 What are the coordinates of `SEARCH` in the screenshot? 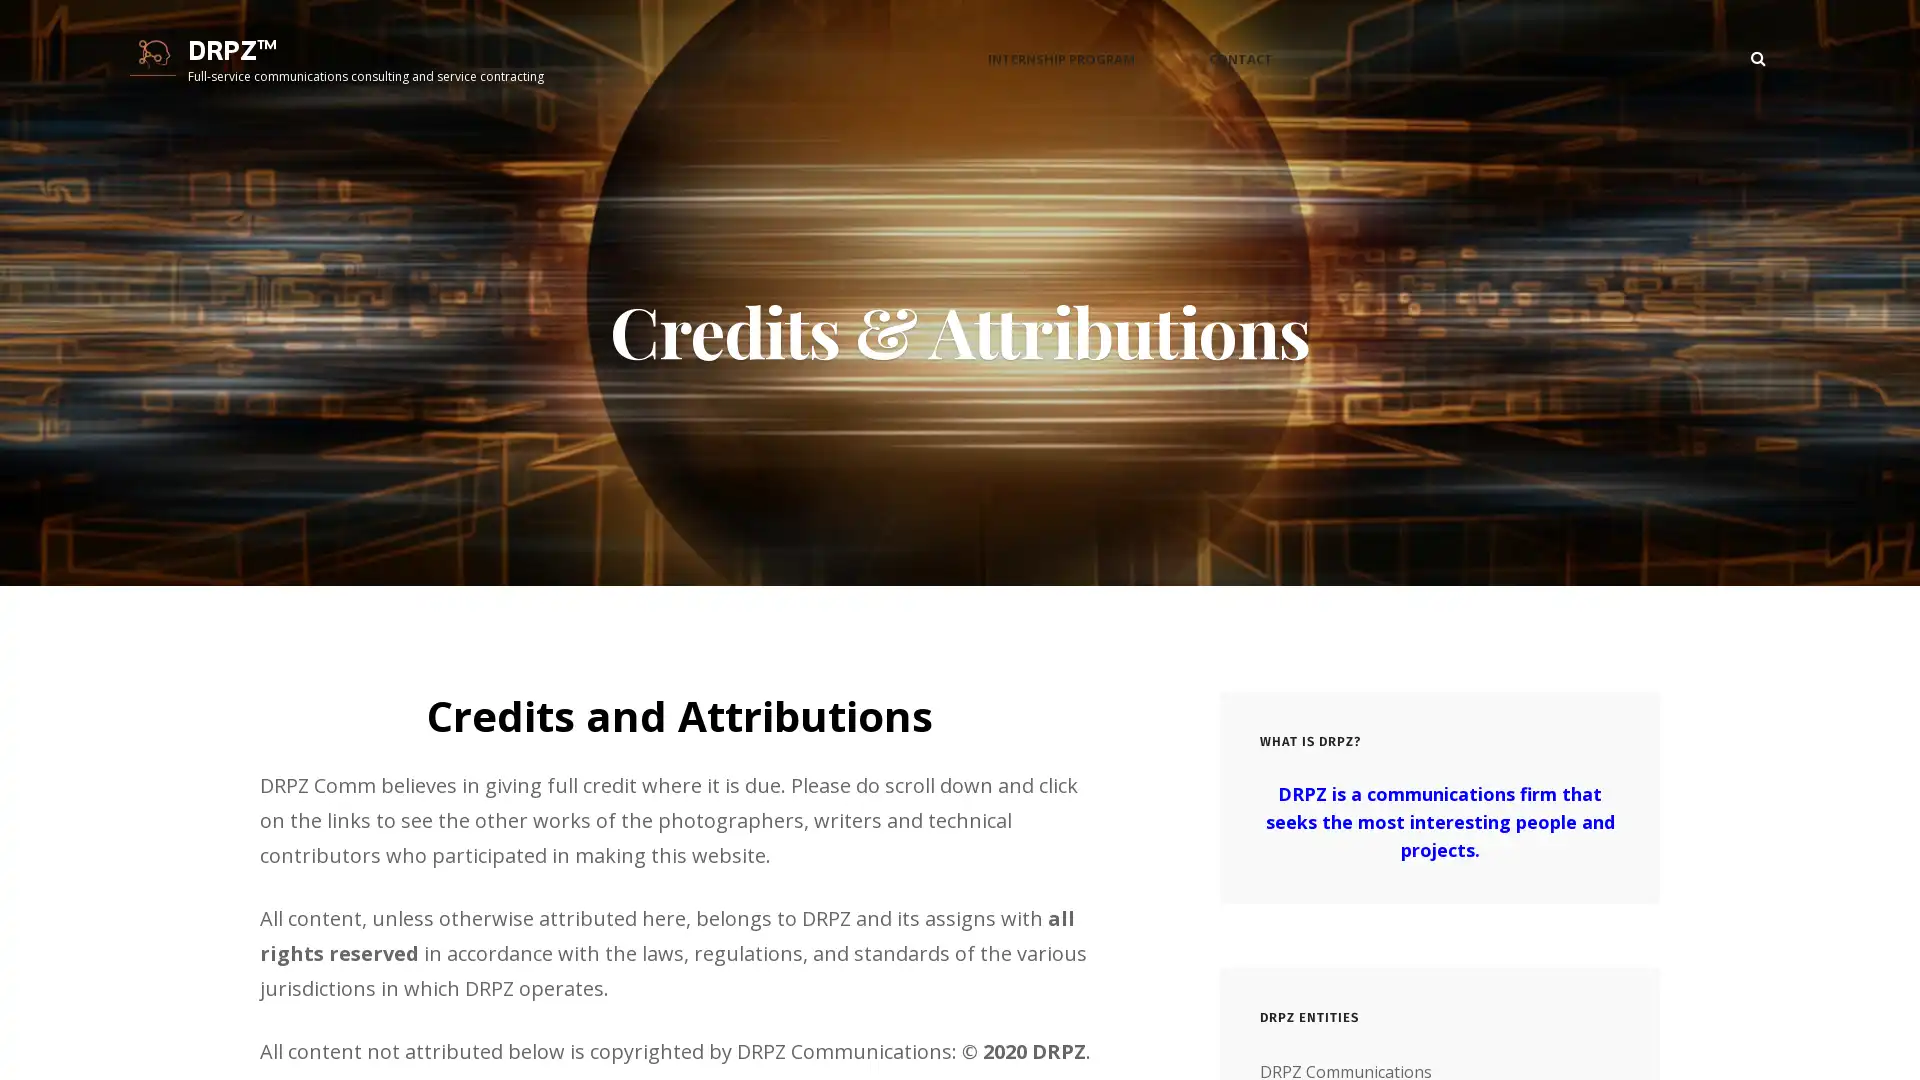 It's located at (1757, 63).